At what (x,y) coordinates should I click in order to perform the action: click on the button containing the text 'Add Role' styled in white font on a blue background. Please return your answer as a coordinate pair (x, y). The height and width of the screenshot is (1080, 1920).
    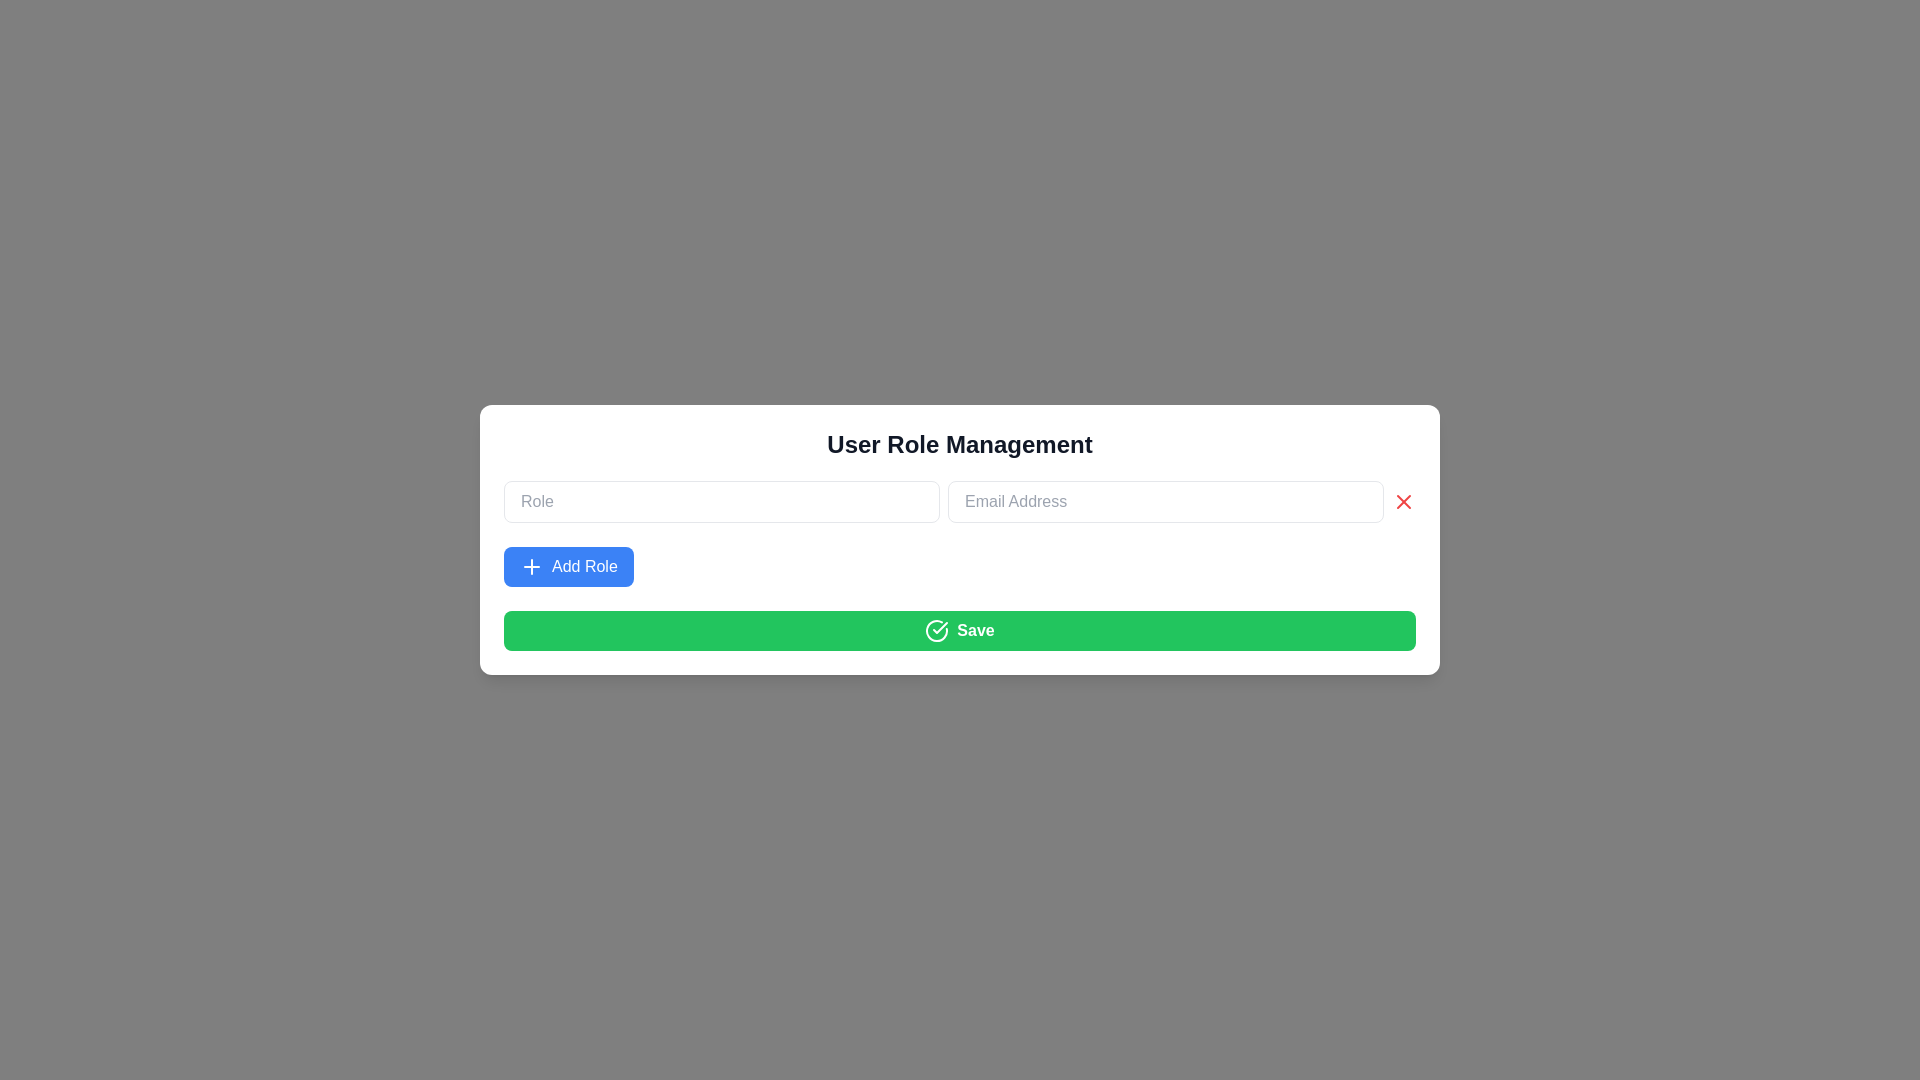
    Looking at the image, I should click on (583, 567).